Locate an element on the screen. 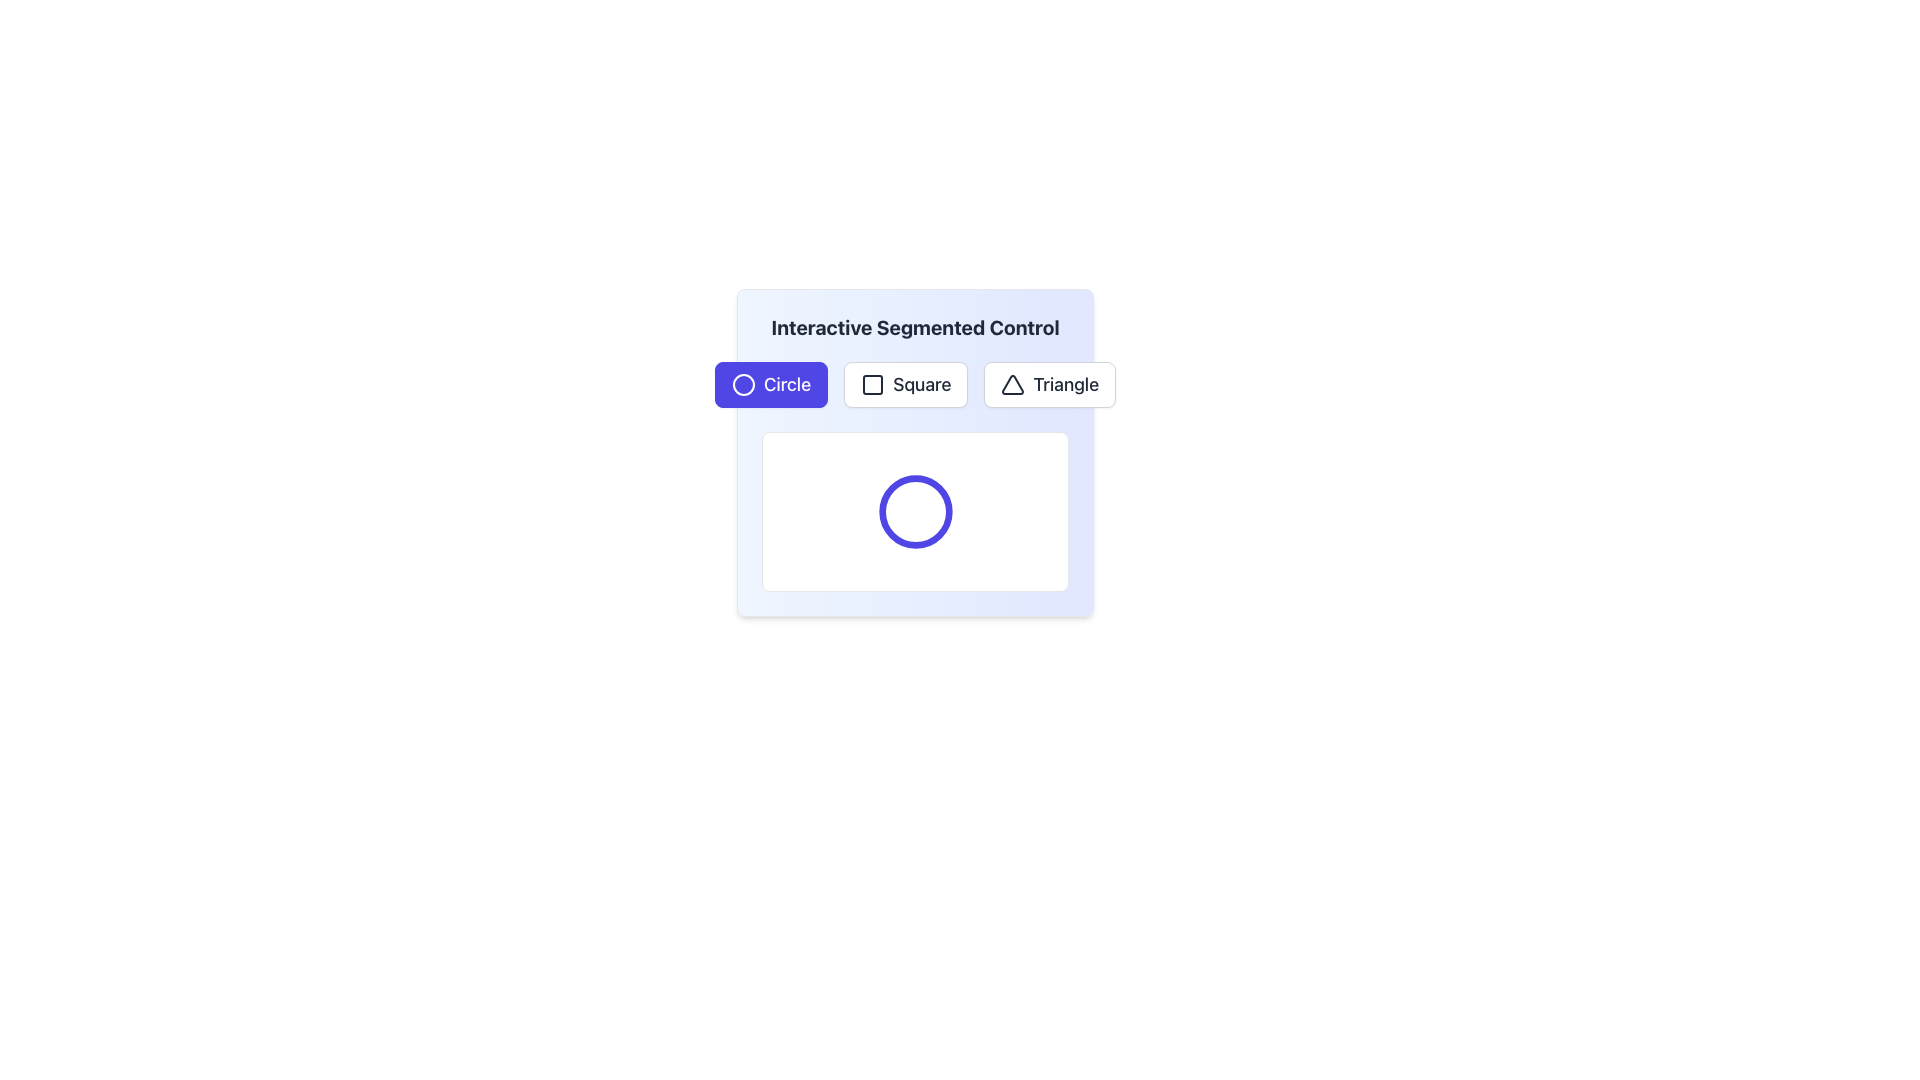 This screenshot has width=1920, height=1080. the visual representation of the circular shape located within the interactive segmented control system, positioned beneath the 'Circle' button is located at coordinates (914, 511).